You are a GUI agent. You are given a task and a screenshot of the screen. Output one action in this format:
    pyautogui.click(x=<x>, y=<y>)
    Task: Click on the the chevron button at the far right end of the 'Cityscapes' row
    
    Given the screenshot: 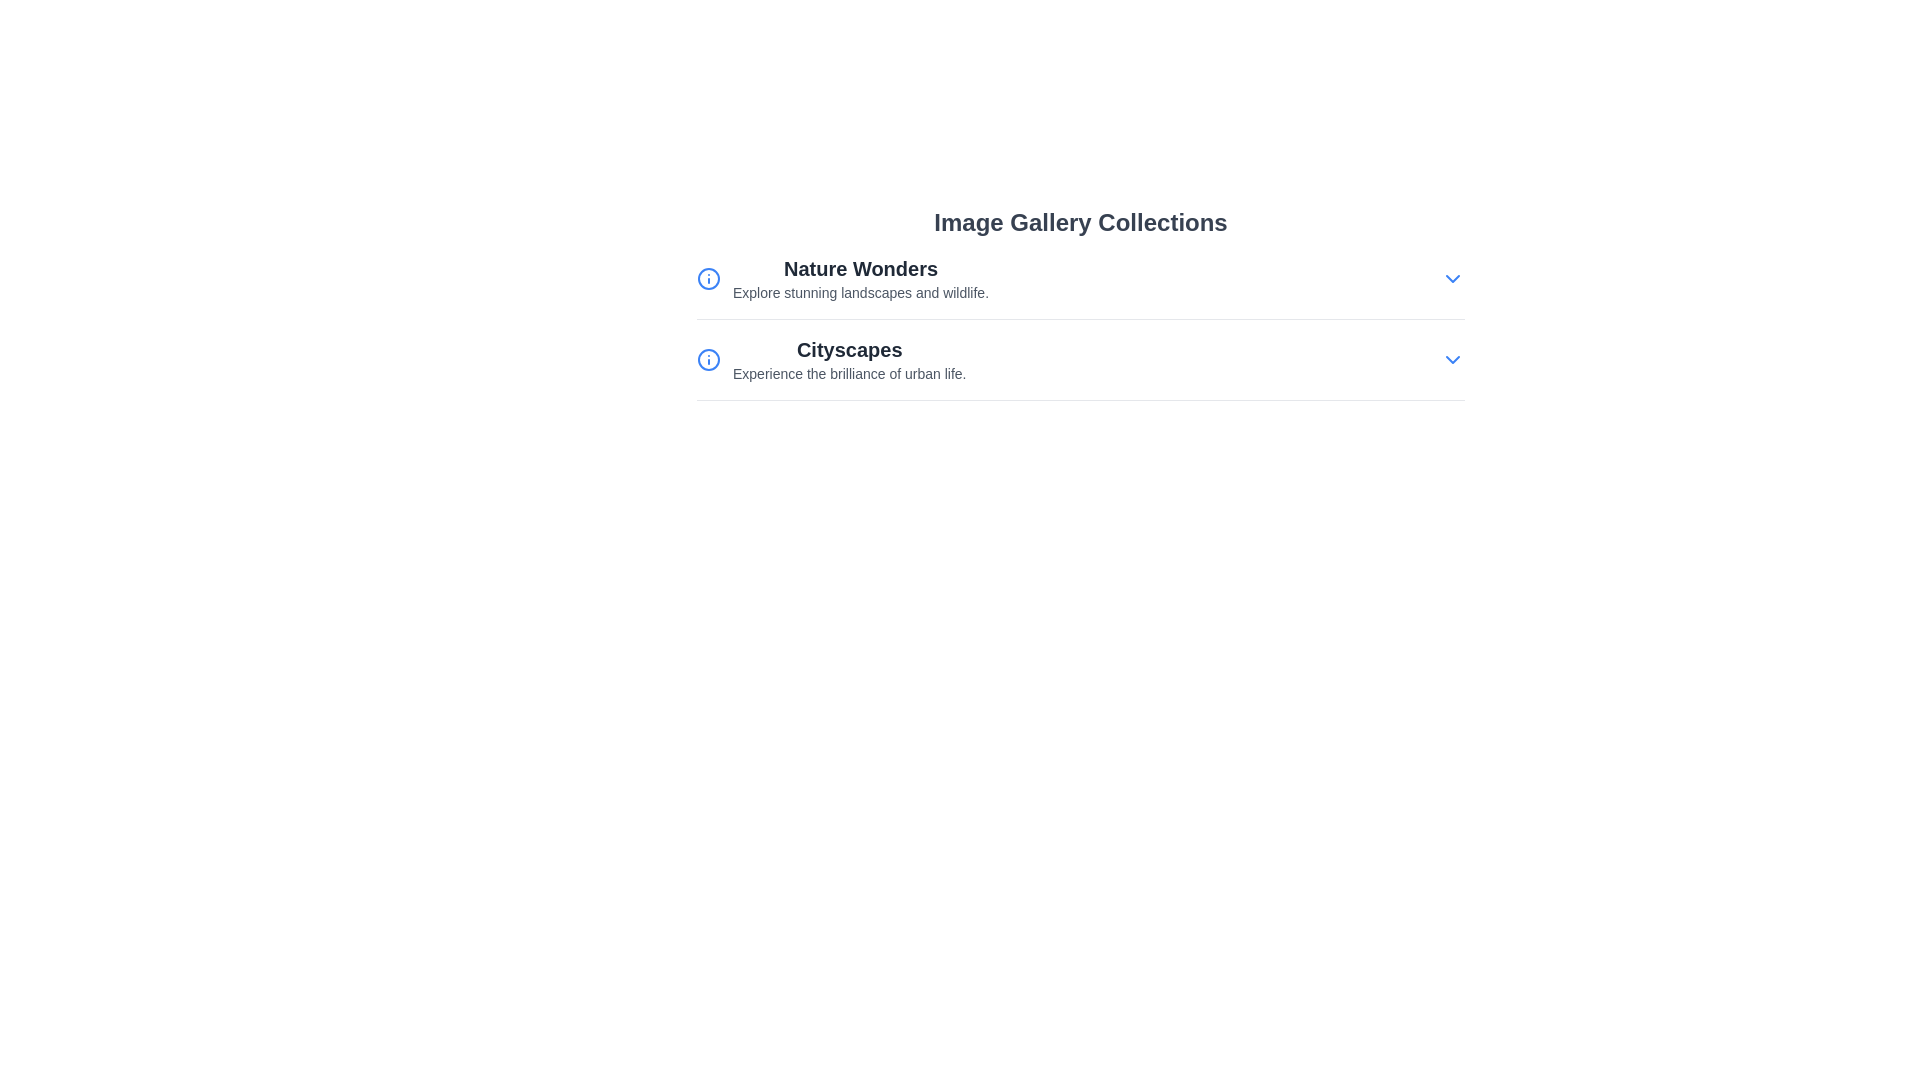 What is the action you would take?
    pyautogui.click(x=1453, y=358)
    